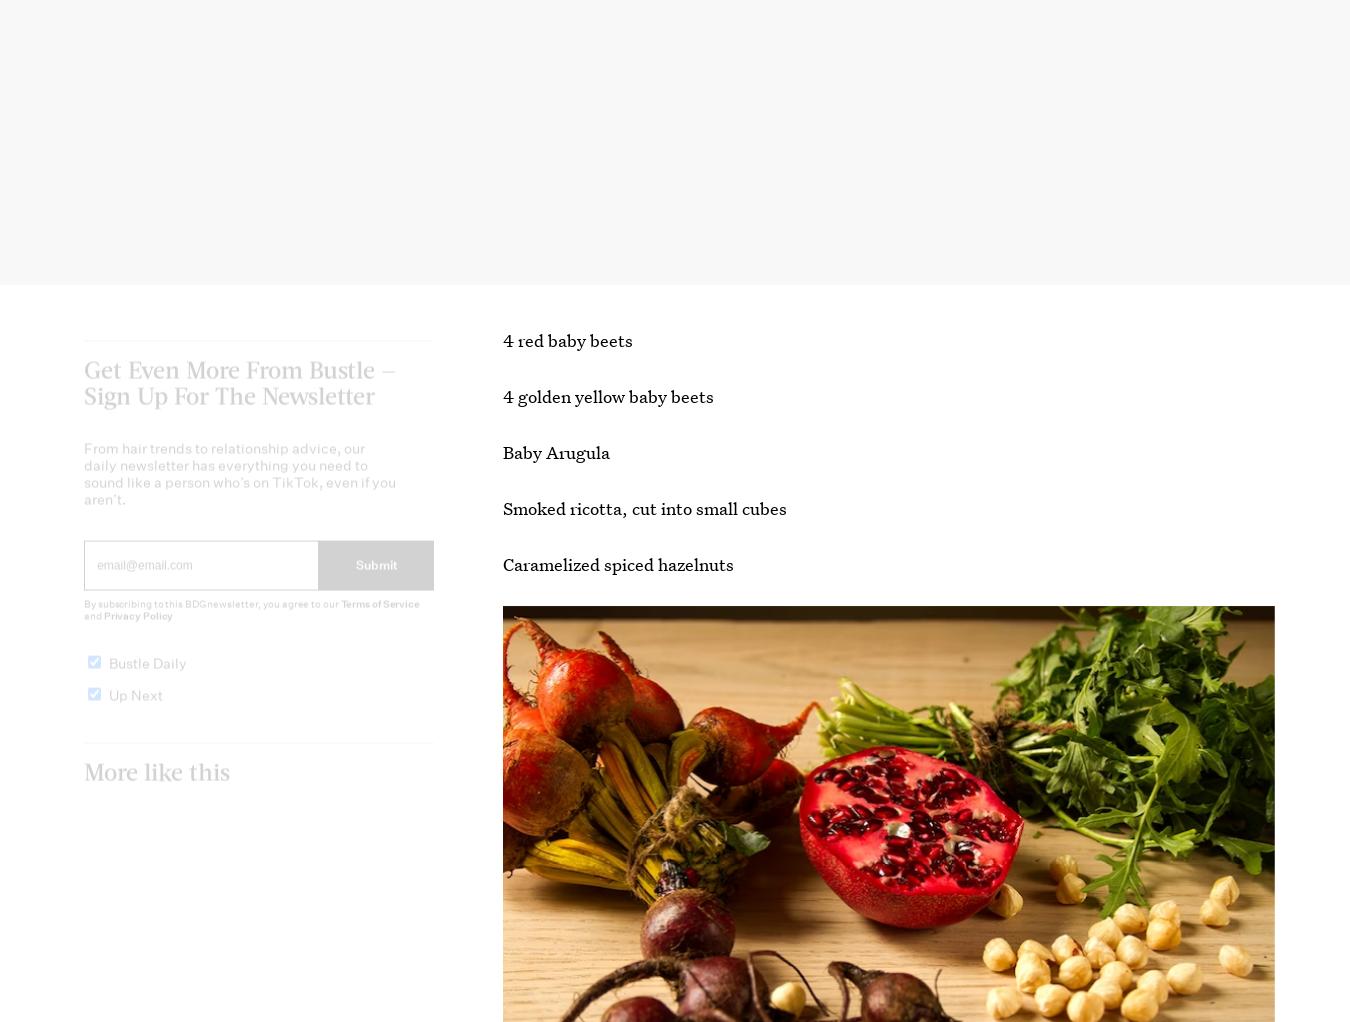 Image resolution: width=1350 pixels, height=1022 pixels. What do you see at coordinates (239, 490) in the screenshot?
I see `'From hair trends to relationship advice, our daily newsletter has everything you need to sound like a person who’s on TikTok, even if you aren’t.'` at bounding box center [239, 490].